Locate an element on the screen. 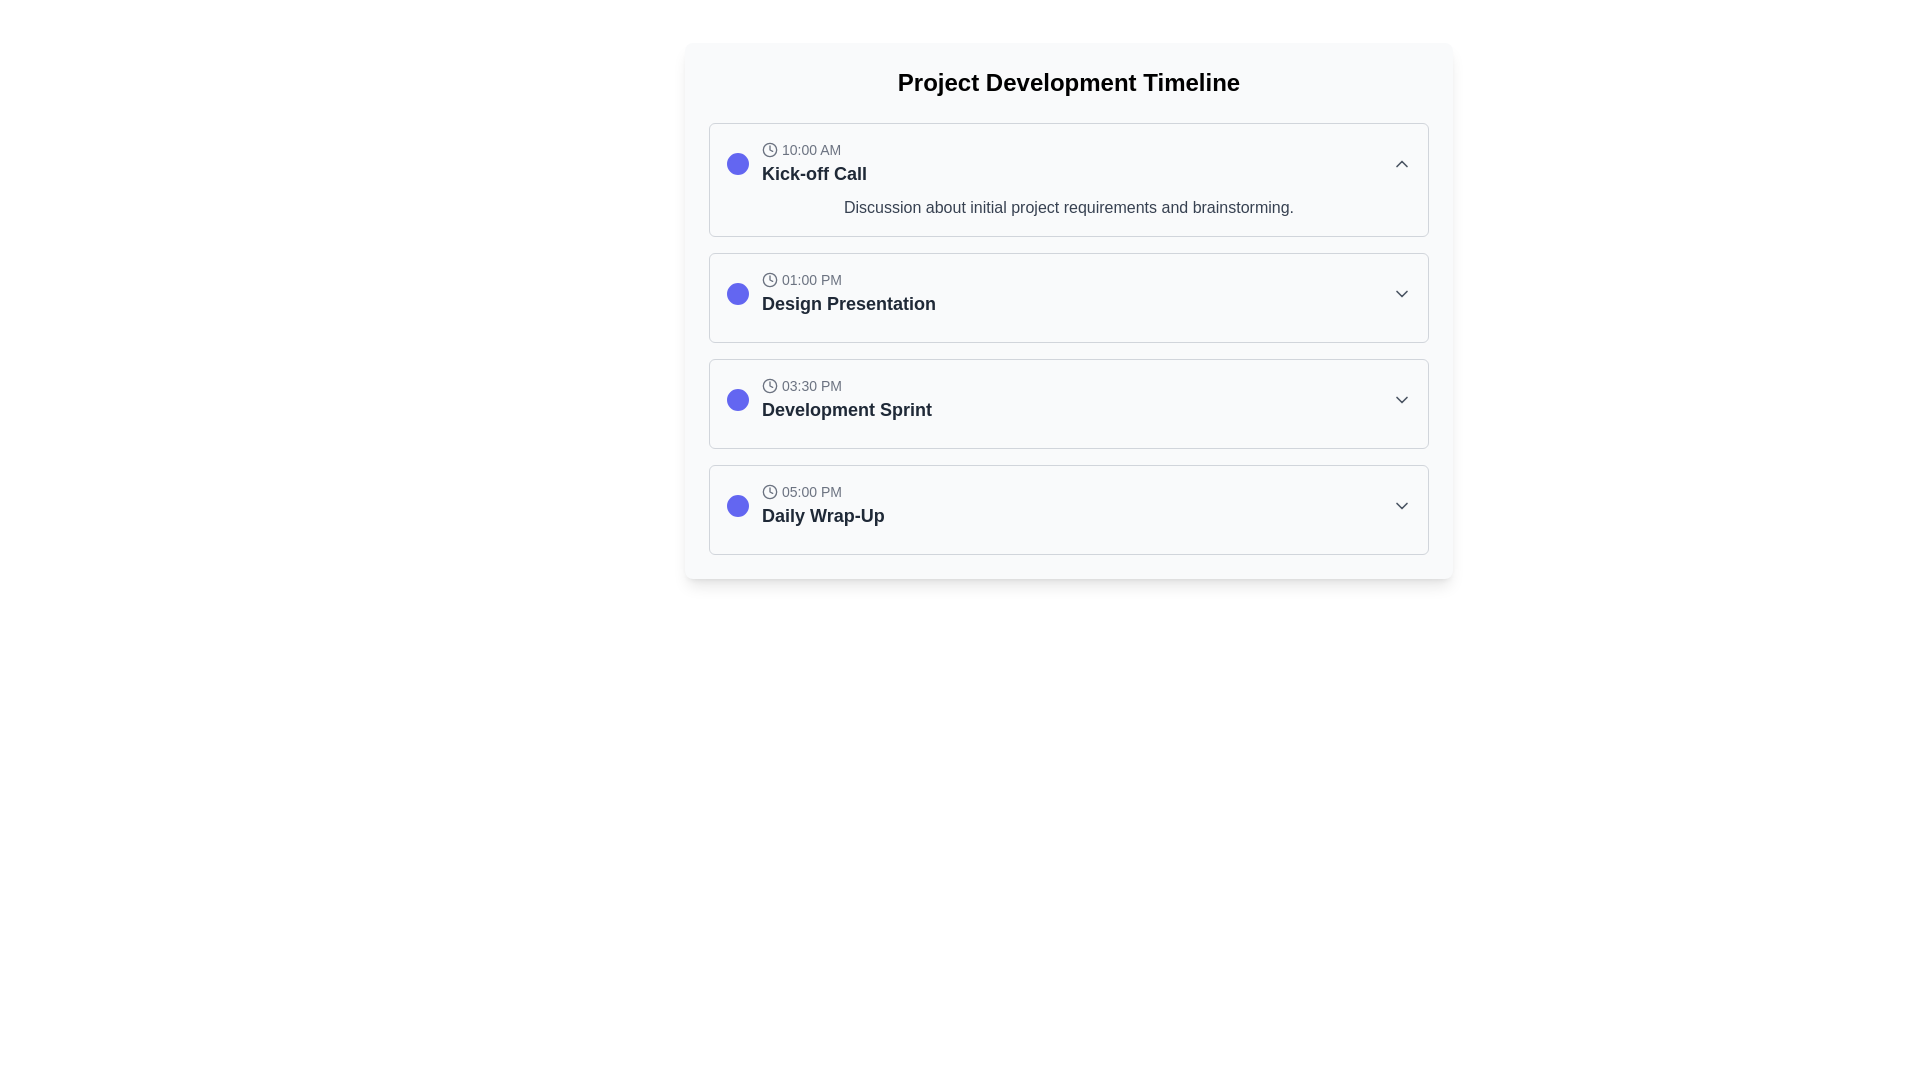  the small circular blue icon located to the left of the '03:30 PM Development Sprint' event in the timeline interface is located at coordinates (737, 400).